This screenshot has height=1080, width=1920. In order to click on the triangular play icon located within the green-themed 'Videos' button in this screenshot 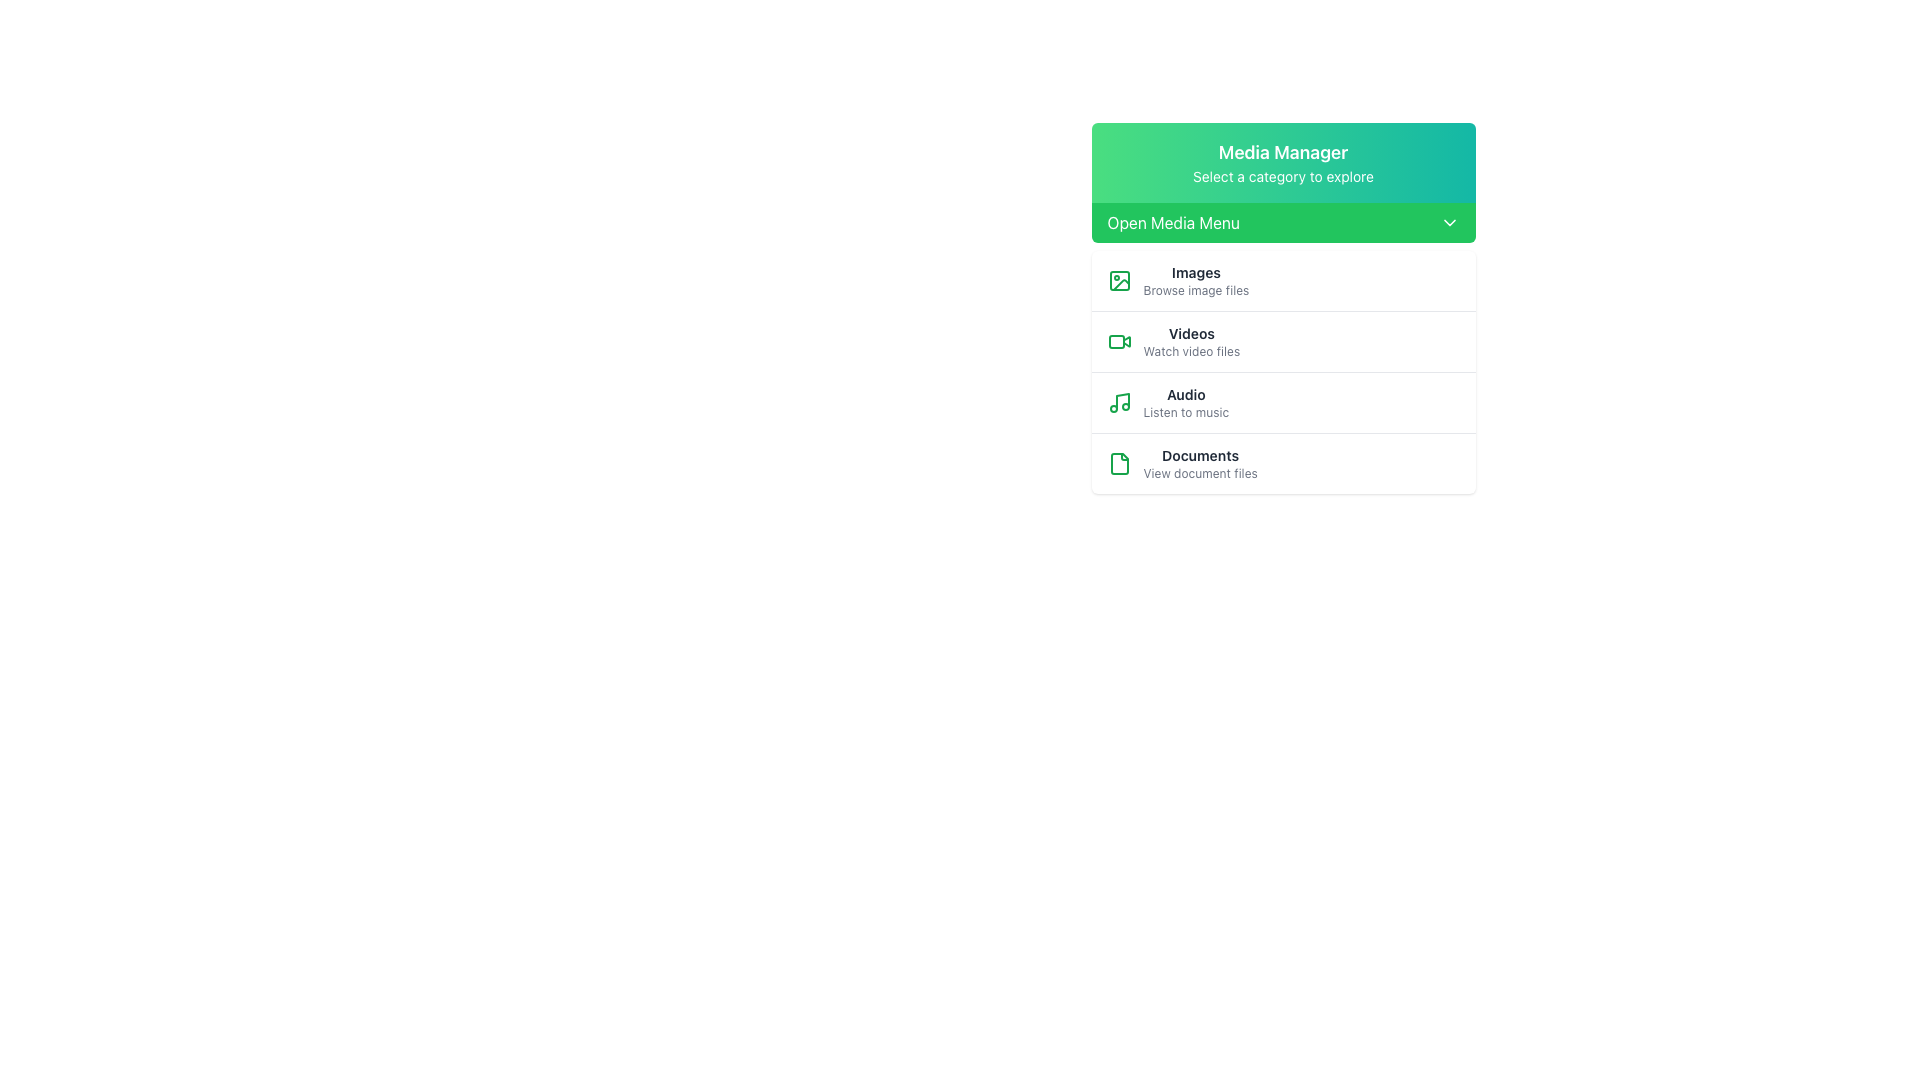, I will do `click(1126, 340)`.